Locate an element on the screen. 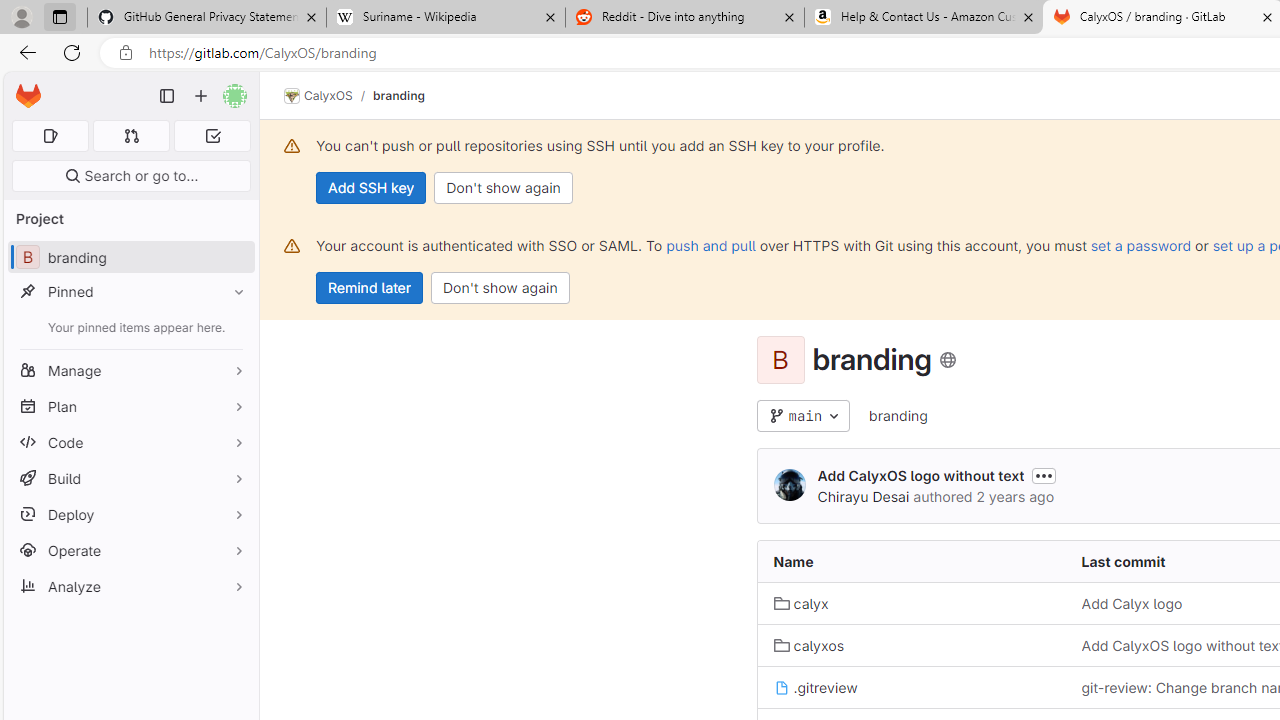 This screenshot has width=1280, height=720. 'Chirayu Desai' is located at coordinates (863, 495).